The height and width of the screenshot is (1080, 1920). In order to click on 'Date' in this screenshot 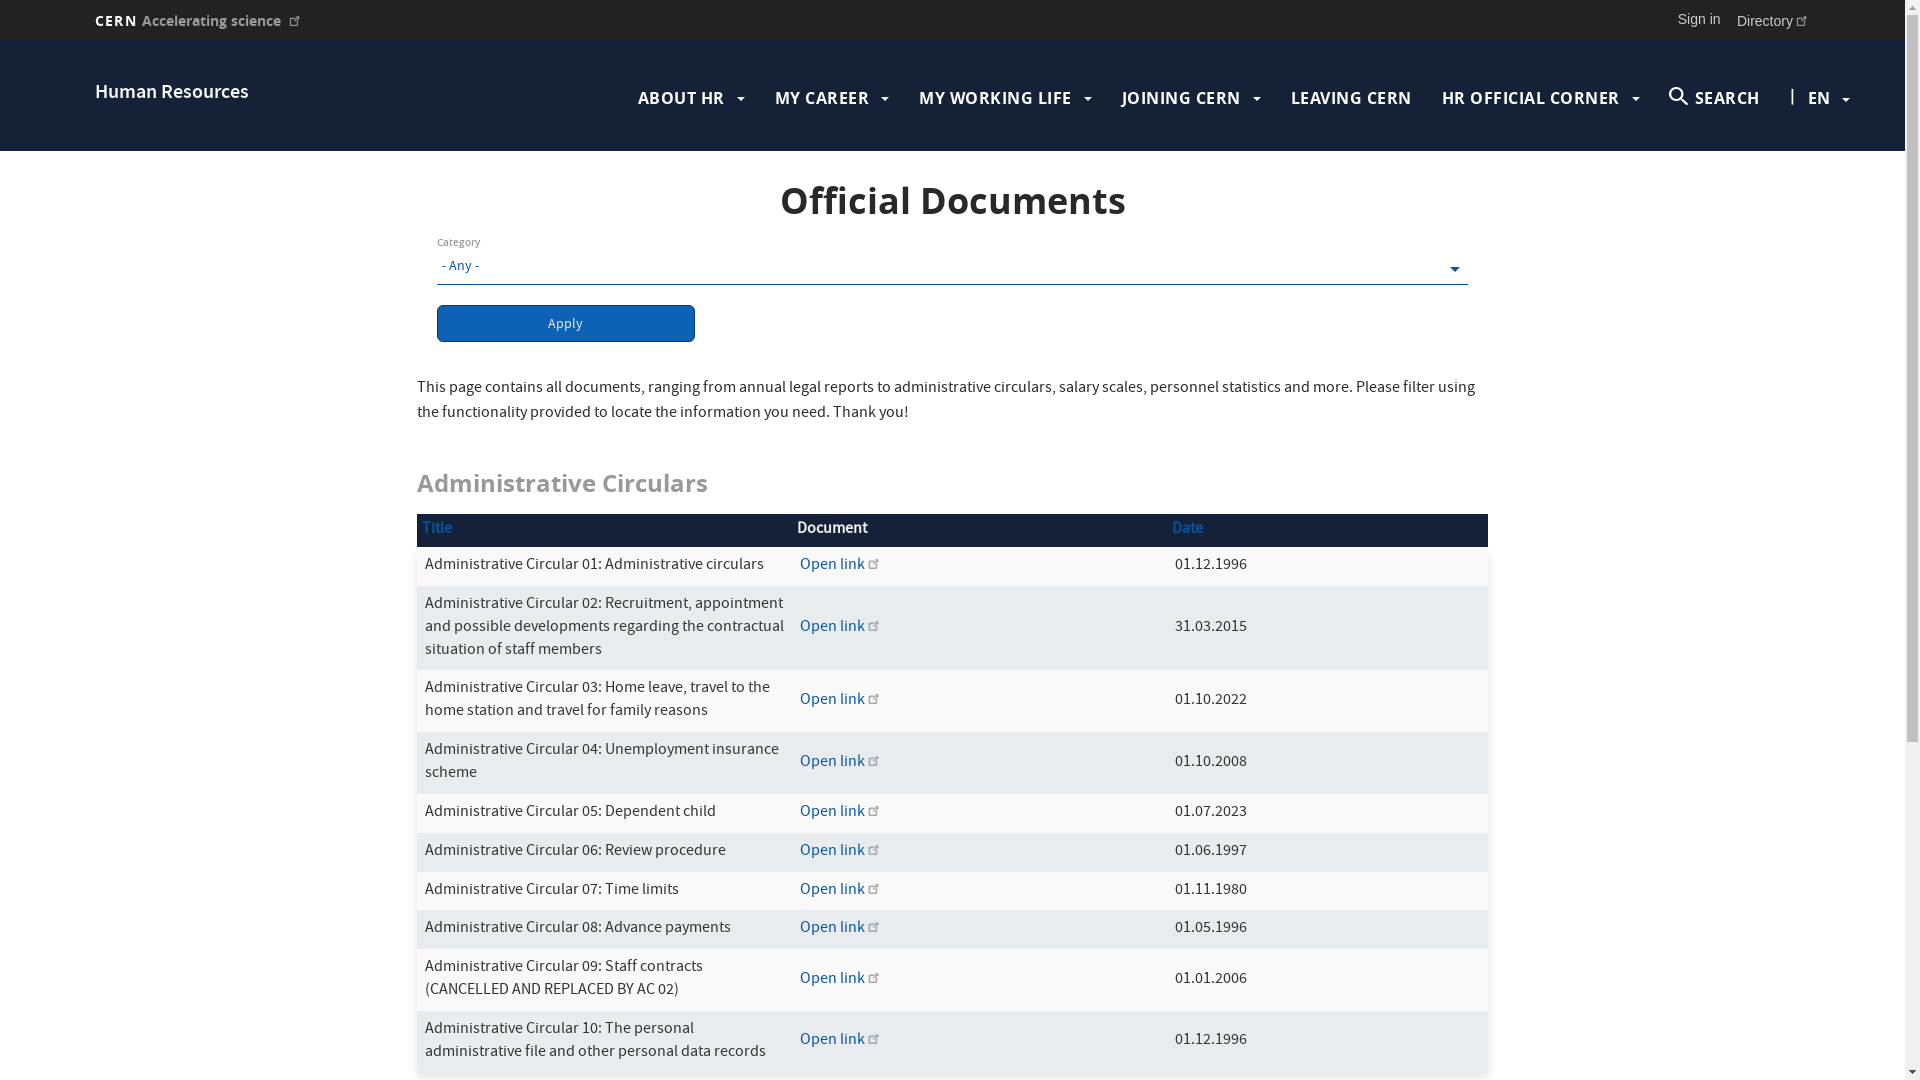, I will do `click(1187, 528)`.